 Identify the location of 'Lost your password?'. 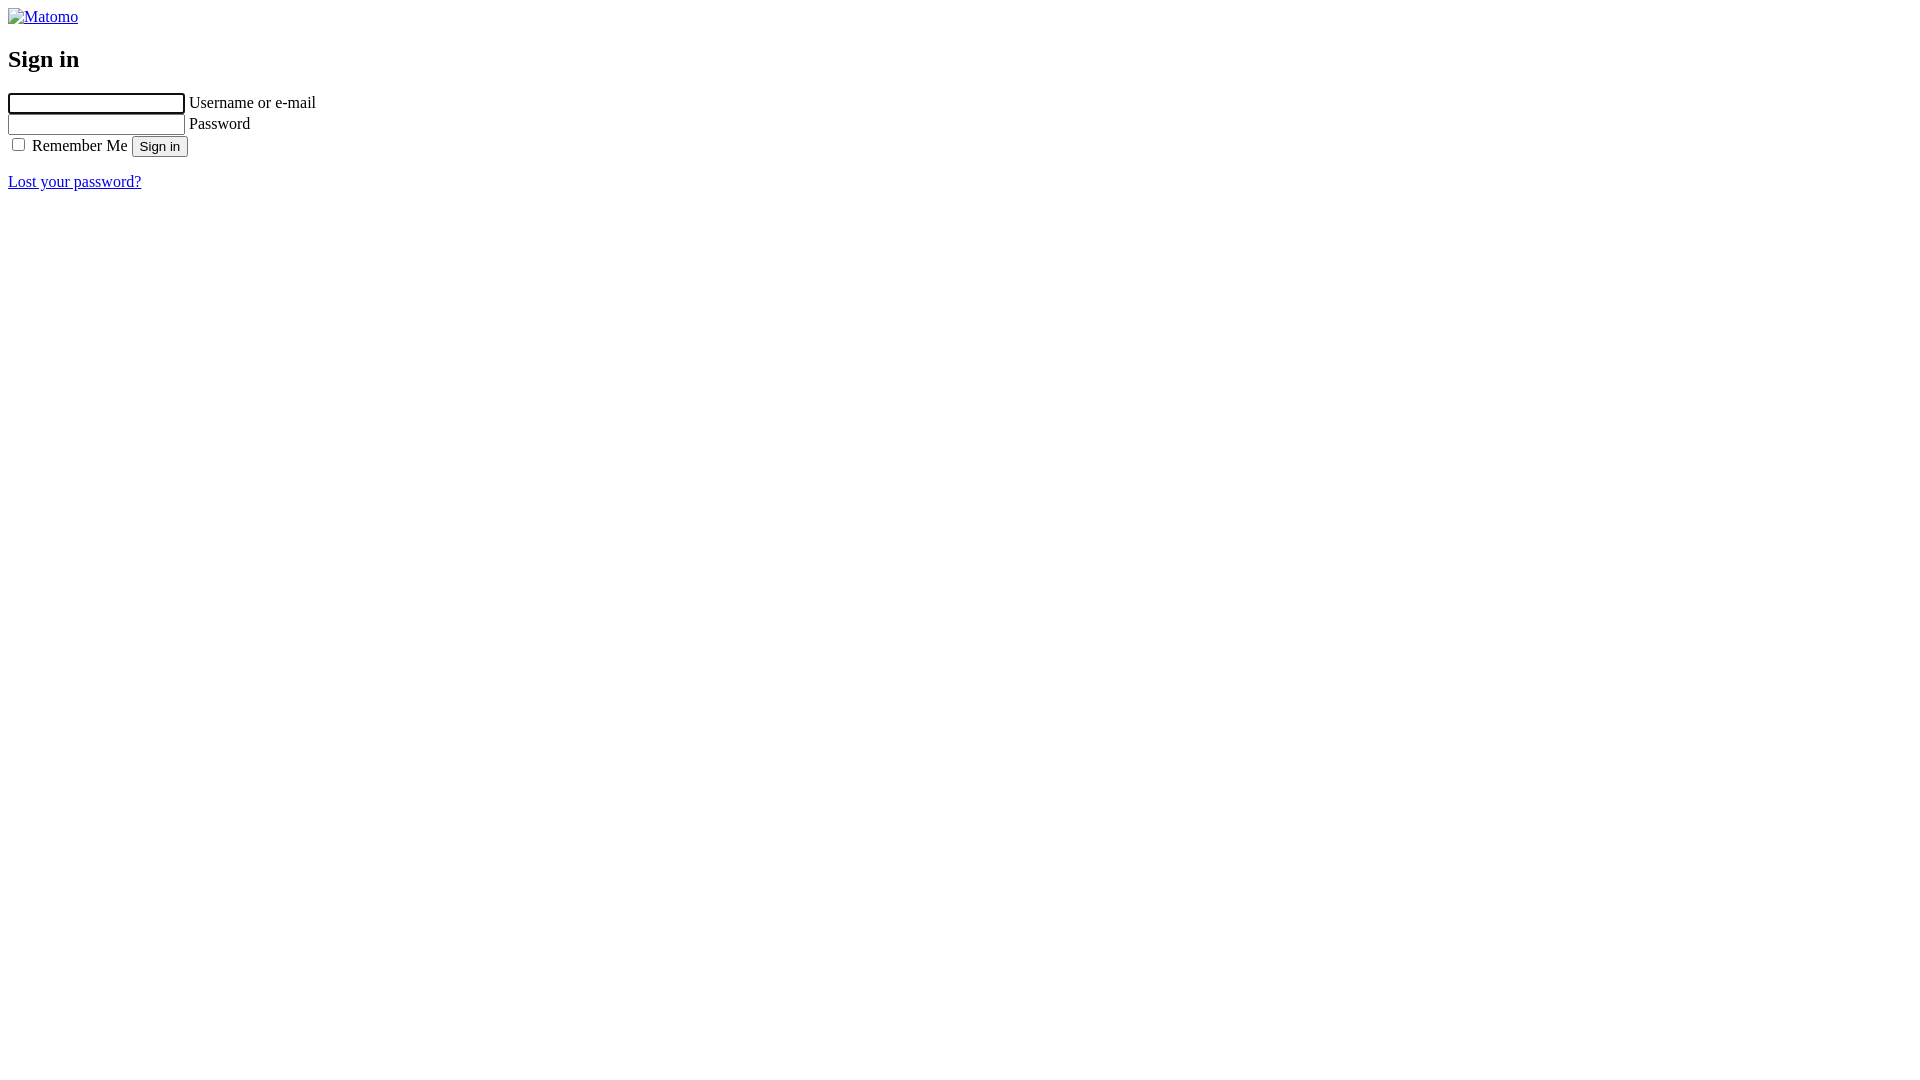
(74, 181).